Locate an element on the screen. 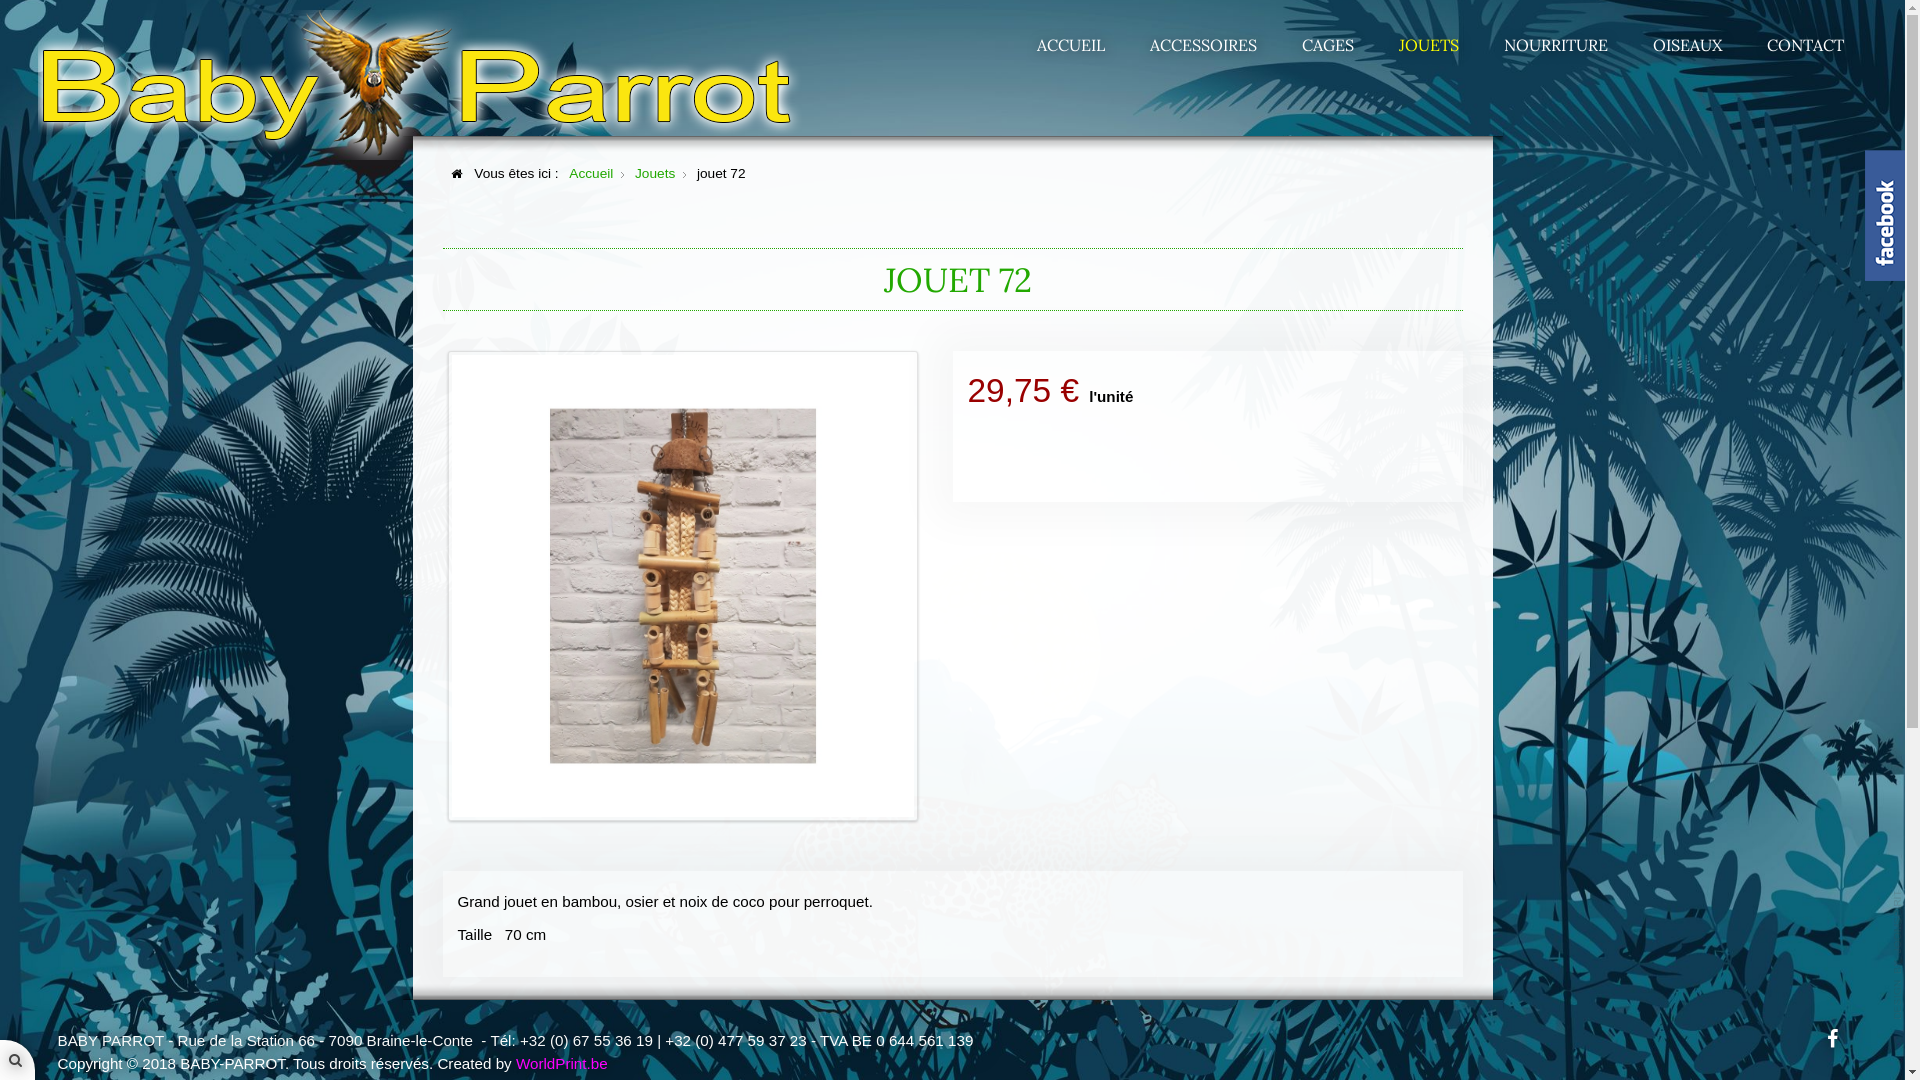  'OISEAUX' is located at coordinates (1686, 45).